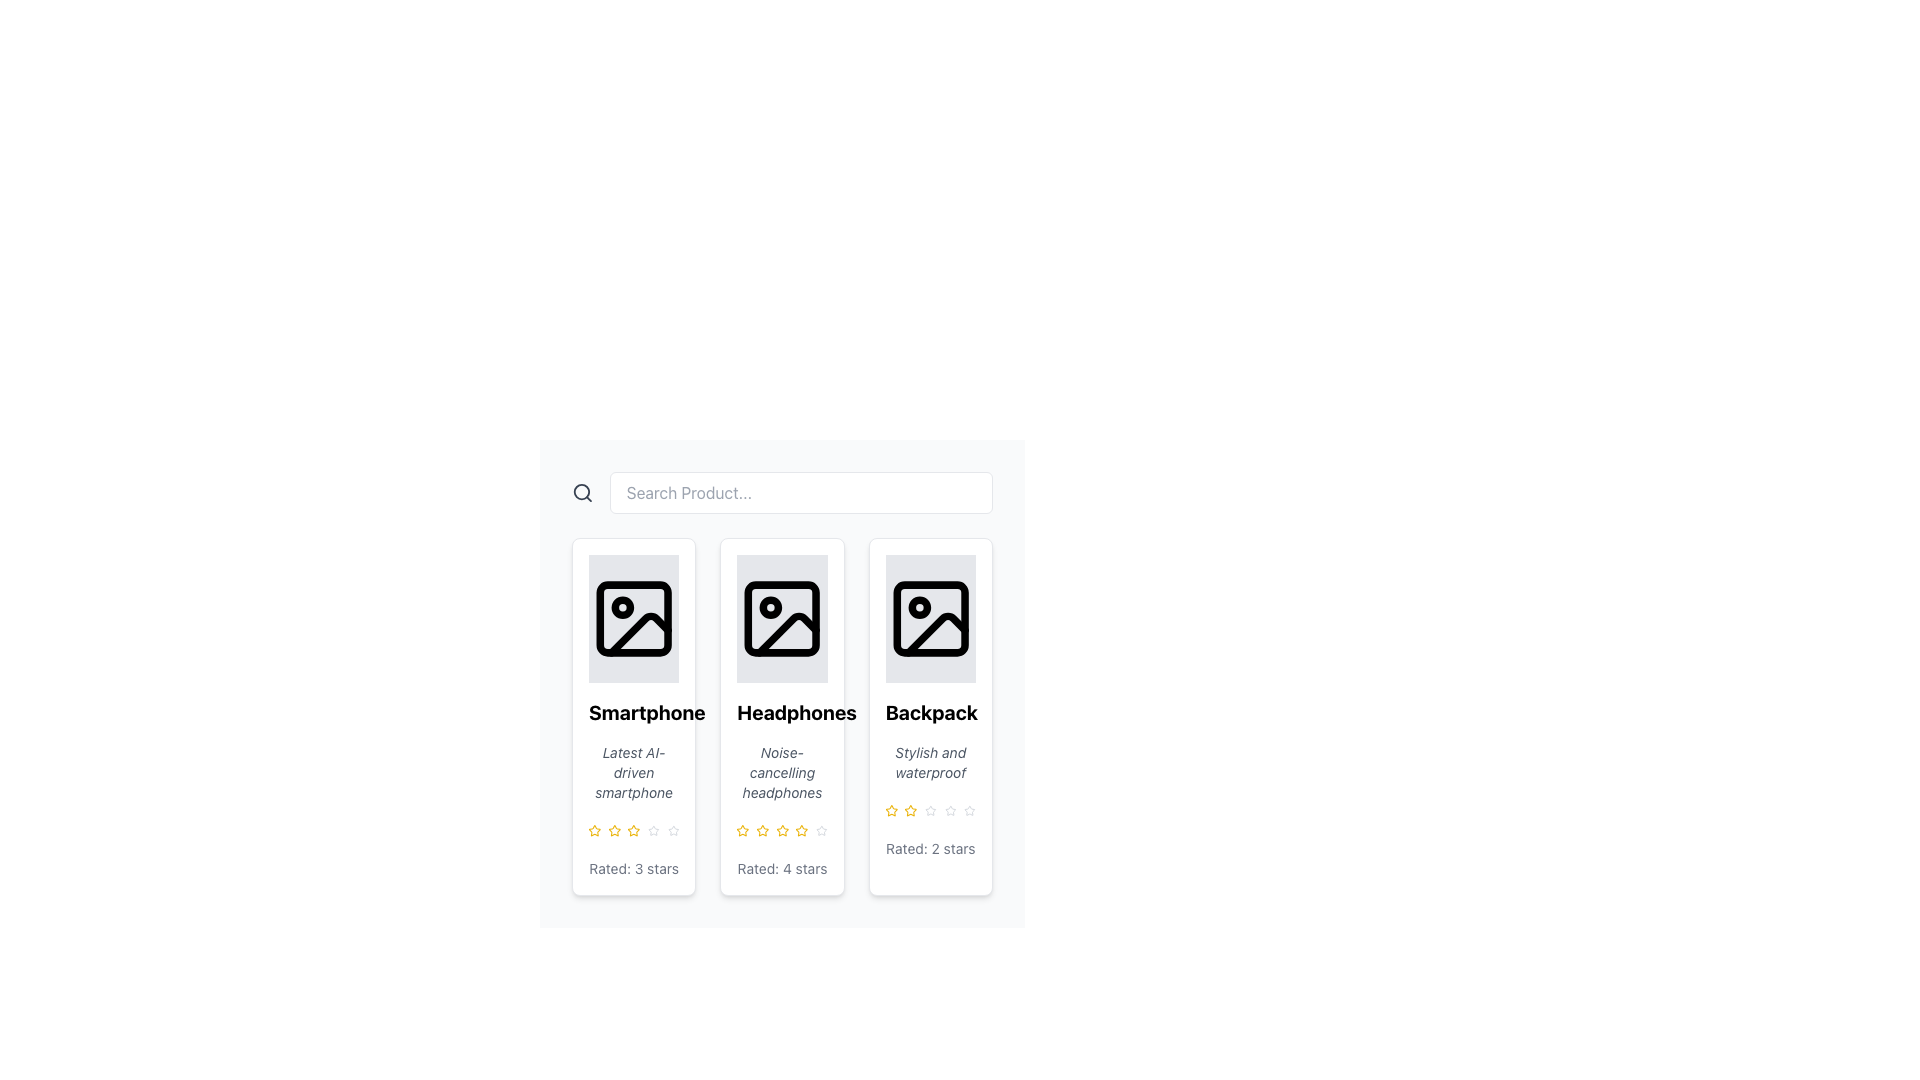 The image size is (1920, 1080). Describe the element at coordinates (781, 830) in the screenshot. I see `the fourth star in the rating component of the 'Headphones' product card` at that location.